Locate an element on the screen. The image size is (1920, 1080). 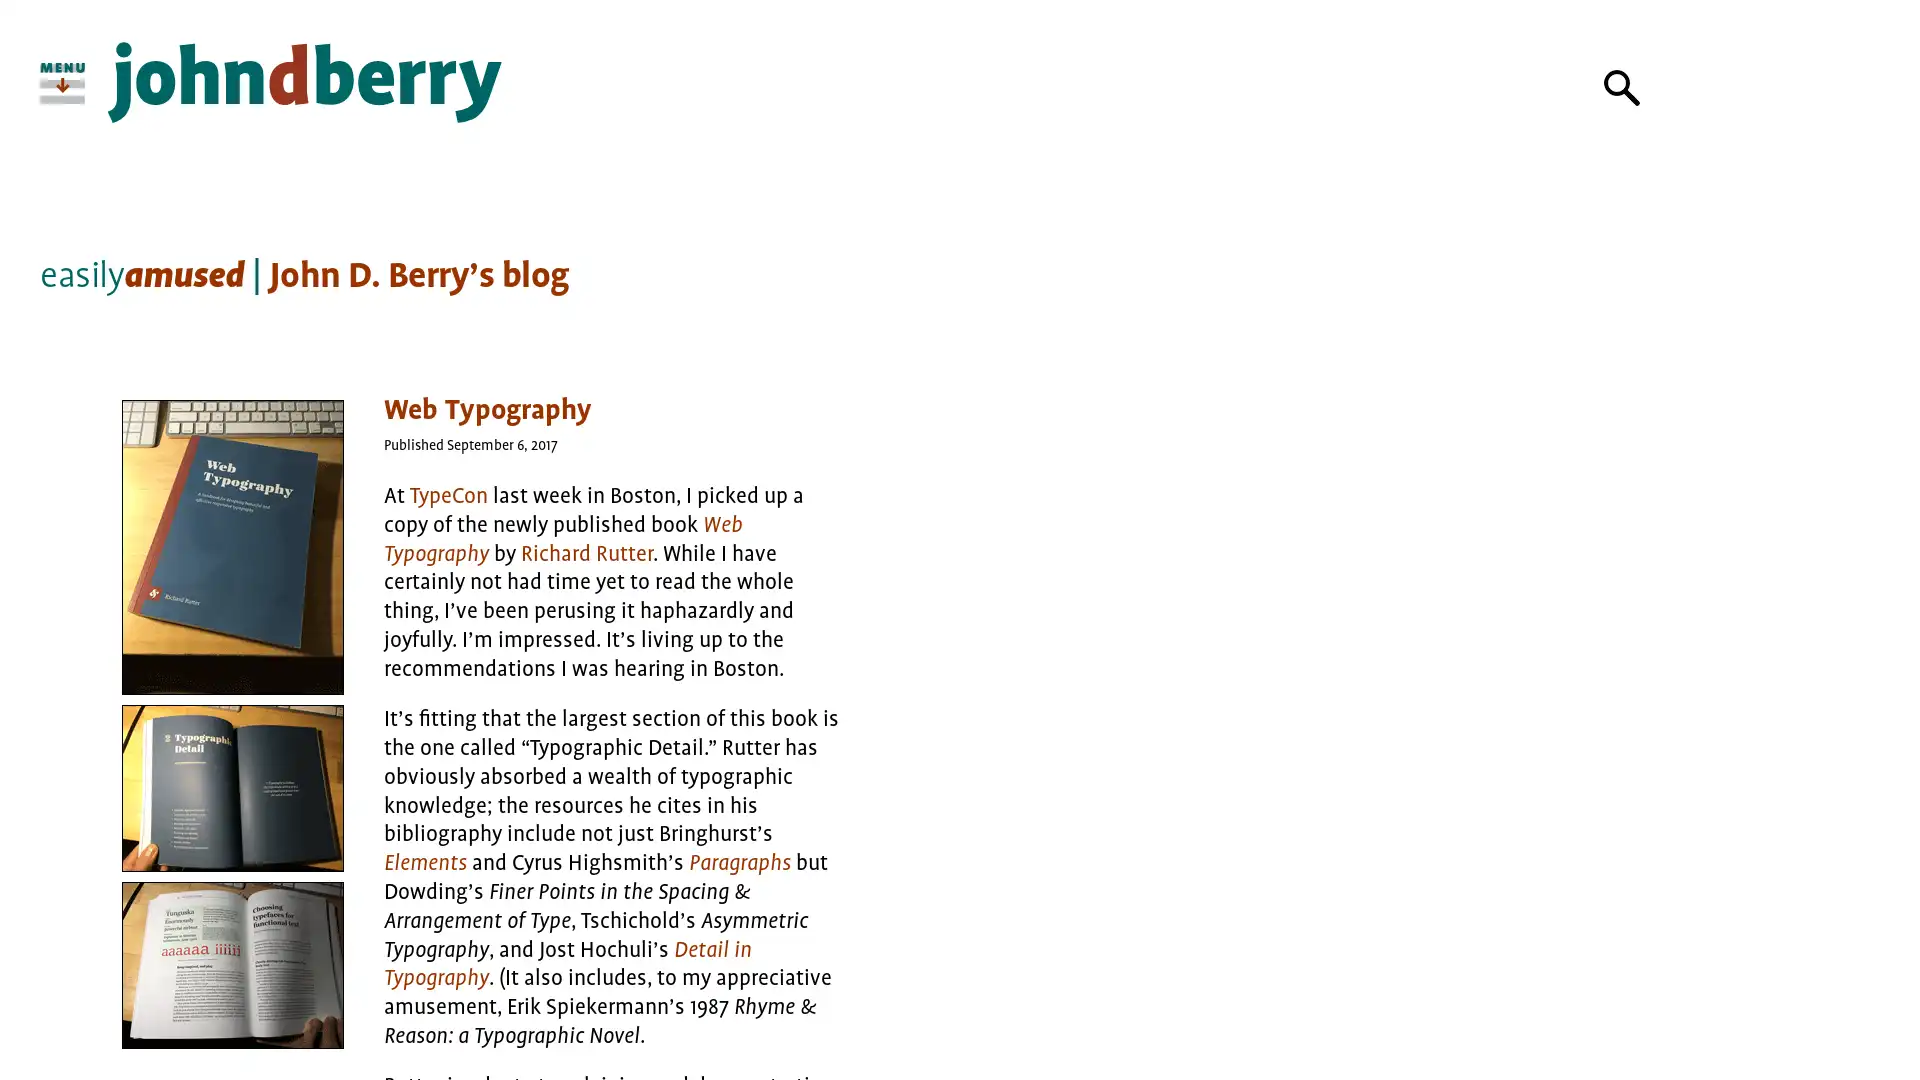
Search is located at coordinates (1622, 87).